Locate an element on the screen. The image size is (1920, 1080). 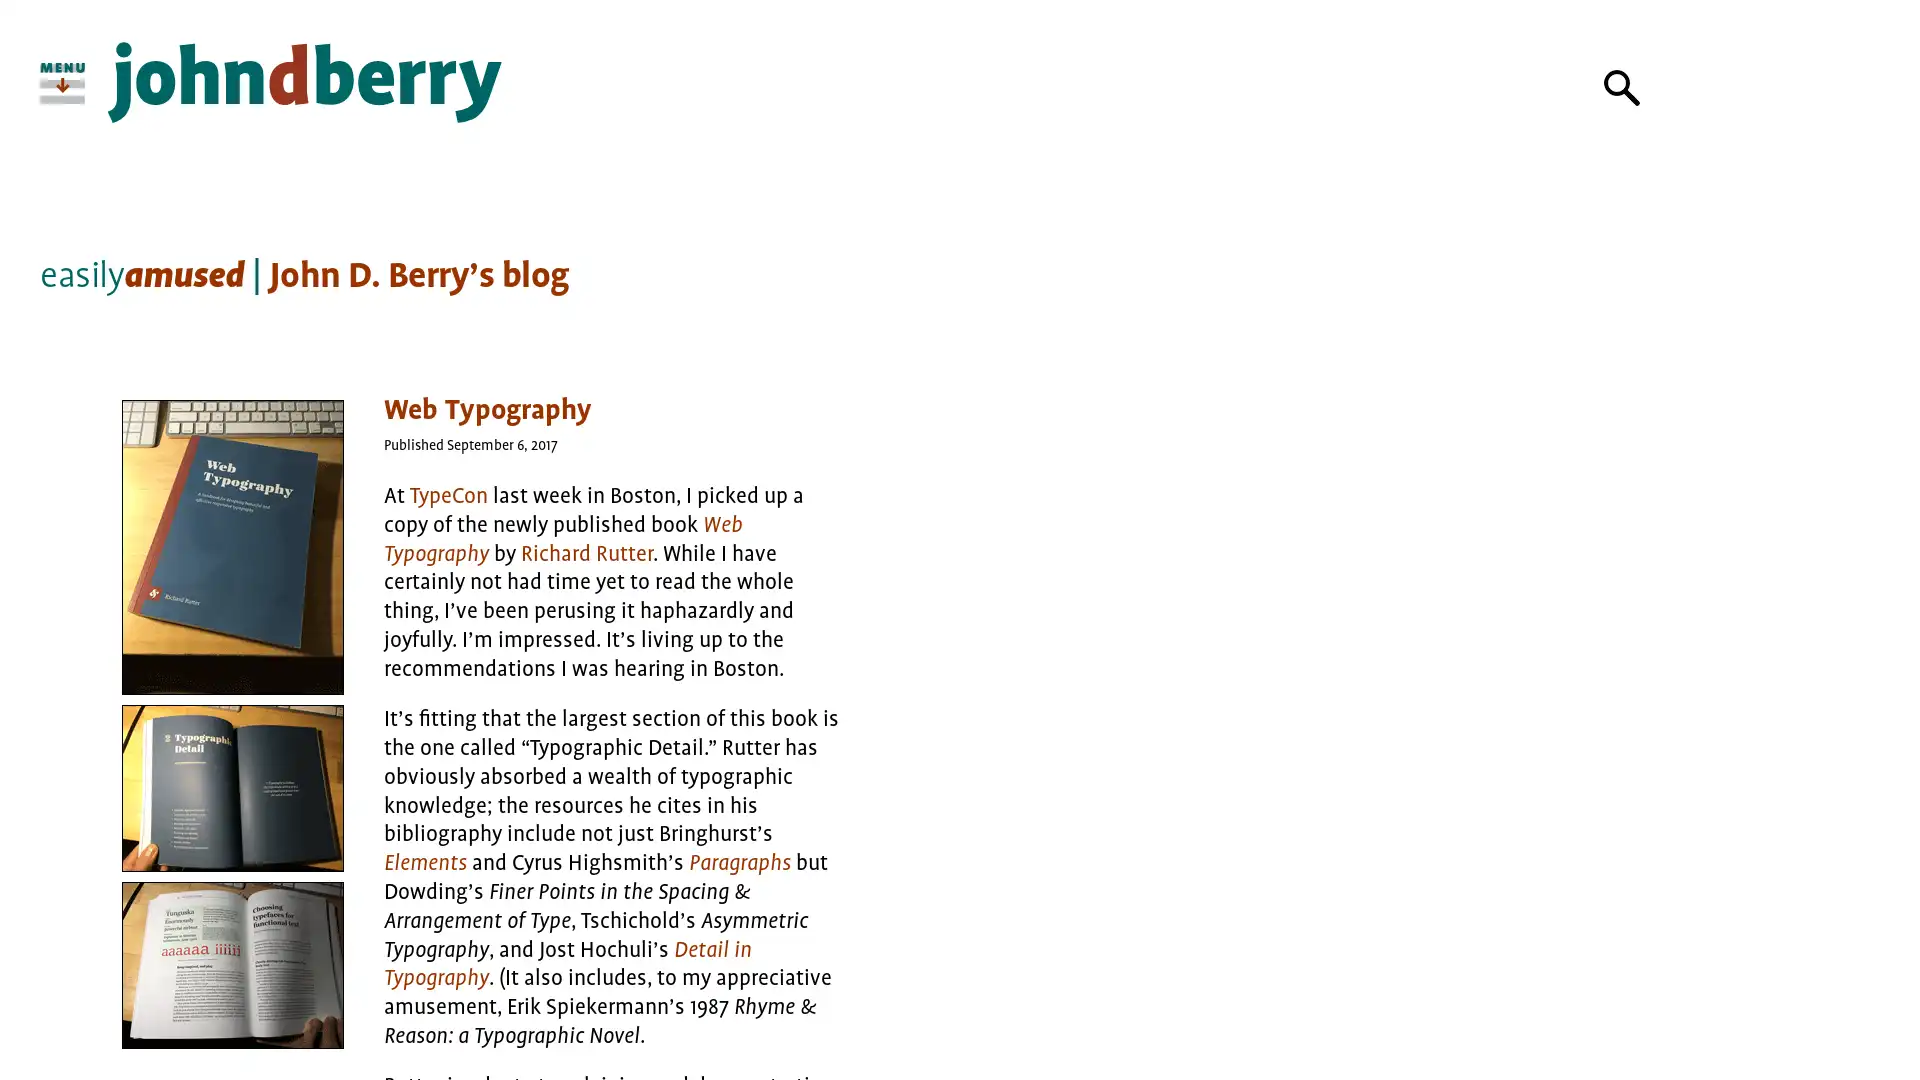
Search is located at coordinates (1622, 87).